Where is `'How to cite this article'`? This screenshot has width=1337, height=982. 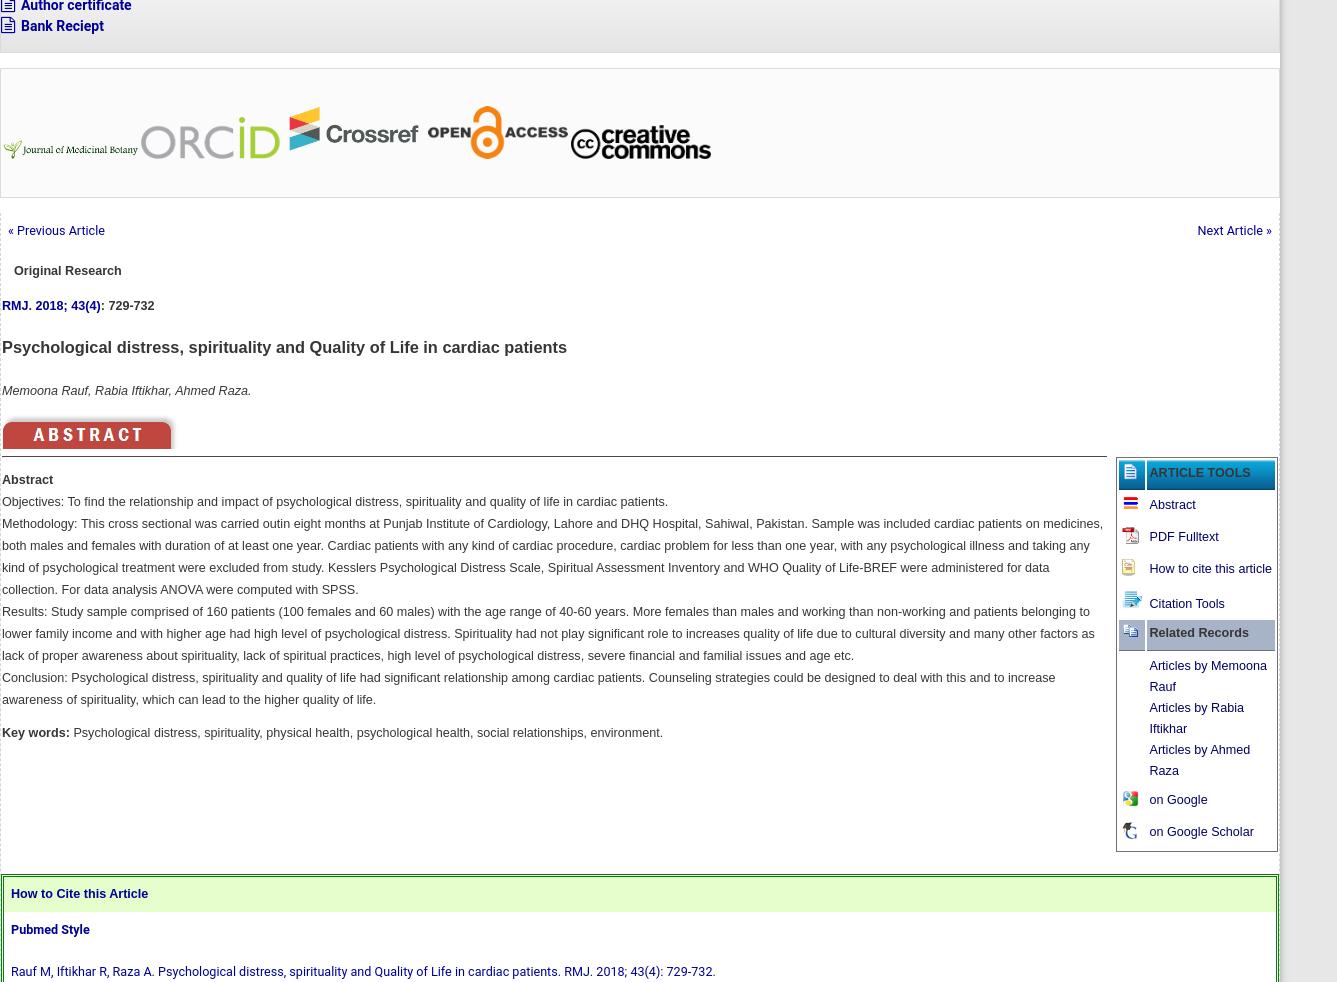
'How to cite this article' is located at coordinates (1210, 566).